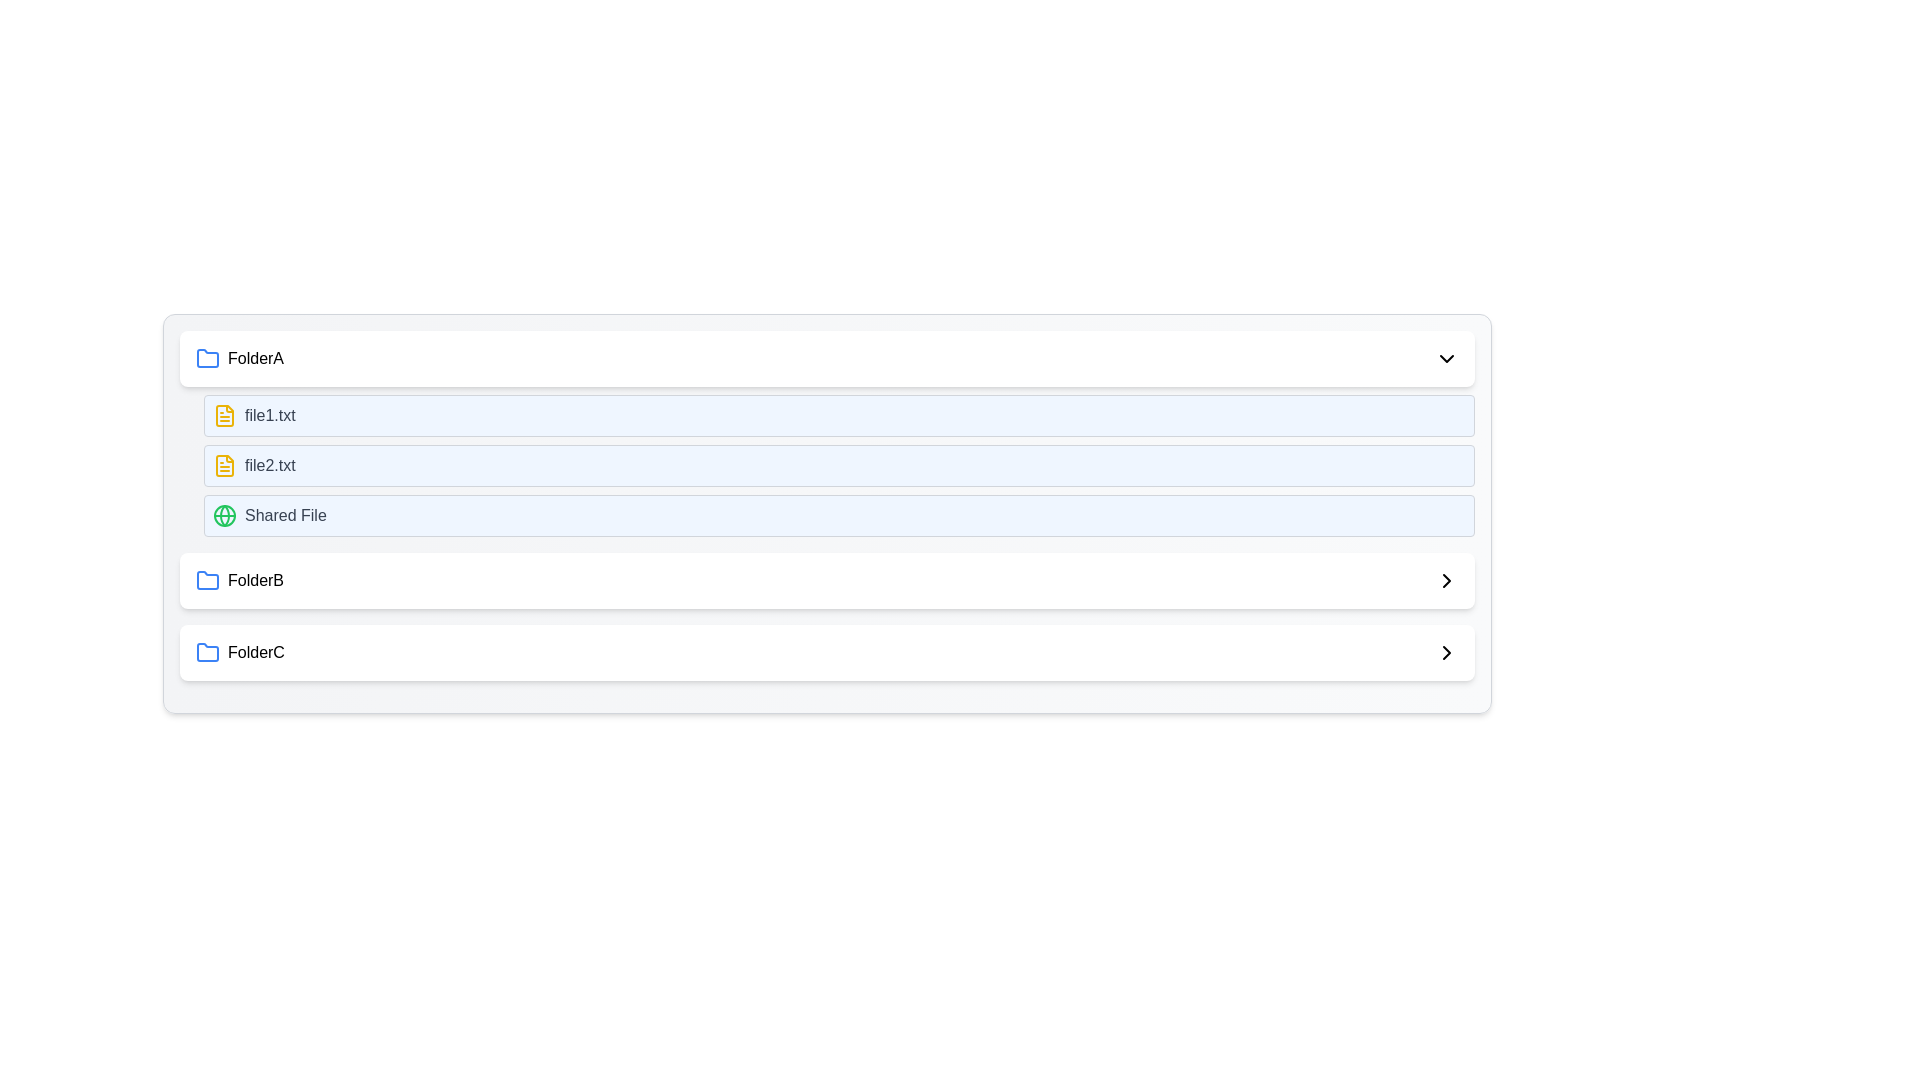 The width and height of the screenshot is (1920, 1080). Describe the element at coordinates (1446, 581) in the screenshot. I see `the vector graphic control associated with the collapsible section labeled 'FolderB'` at that location.